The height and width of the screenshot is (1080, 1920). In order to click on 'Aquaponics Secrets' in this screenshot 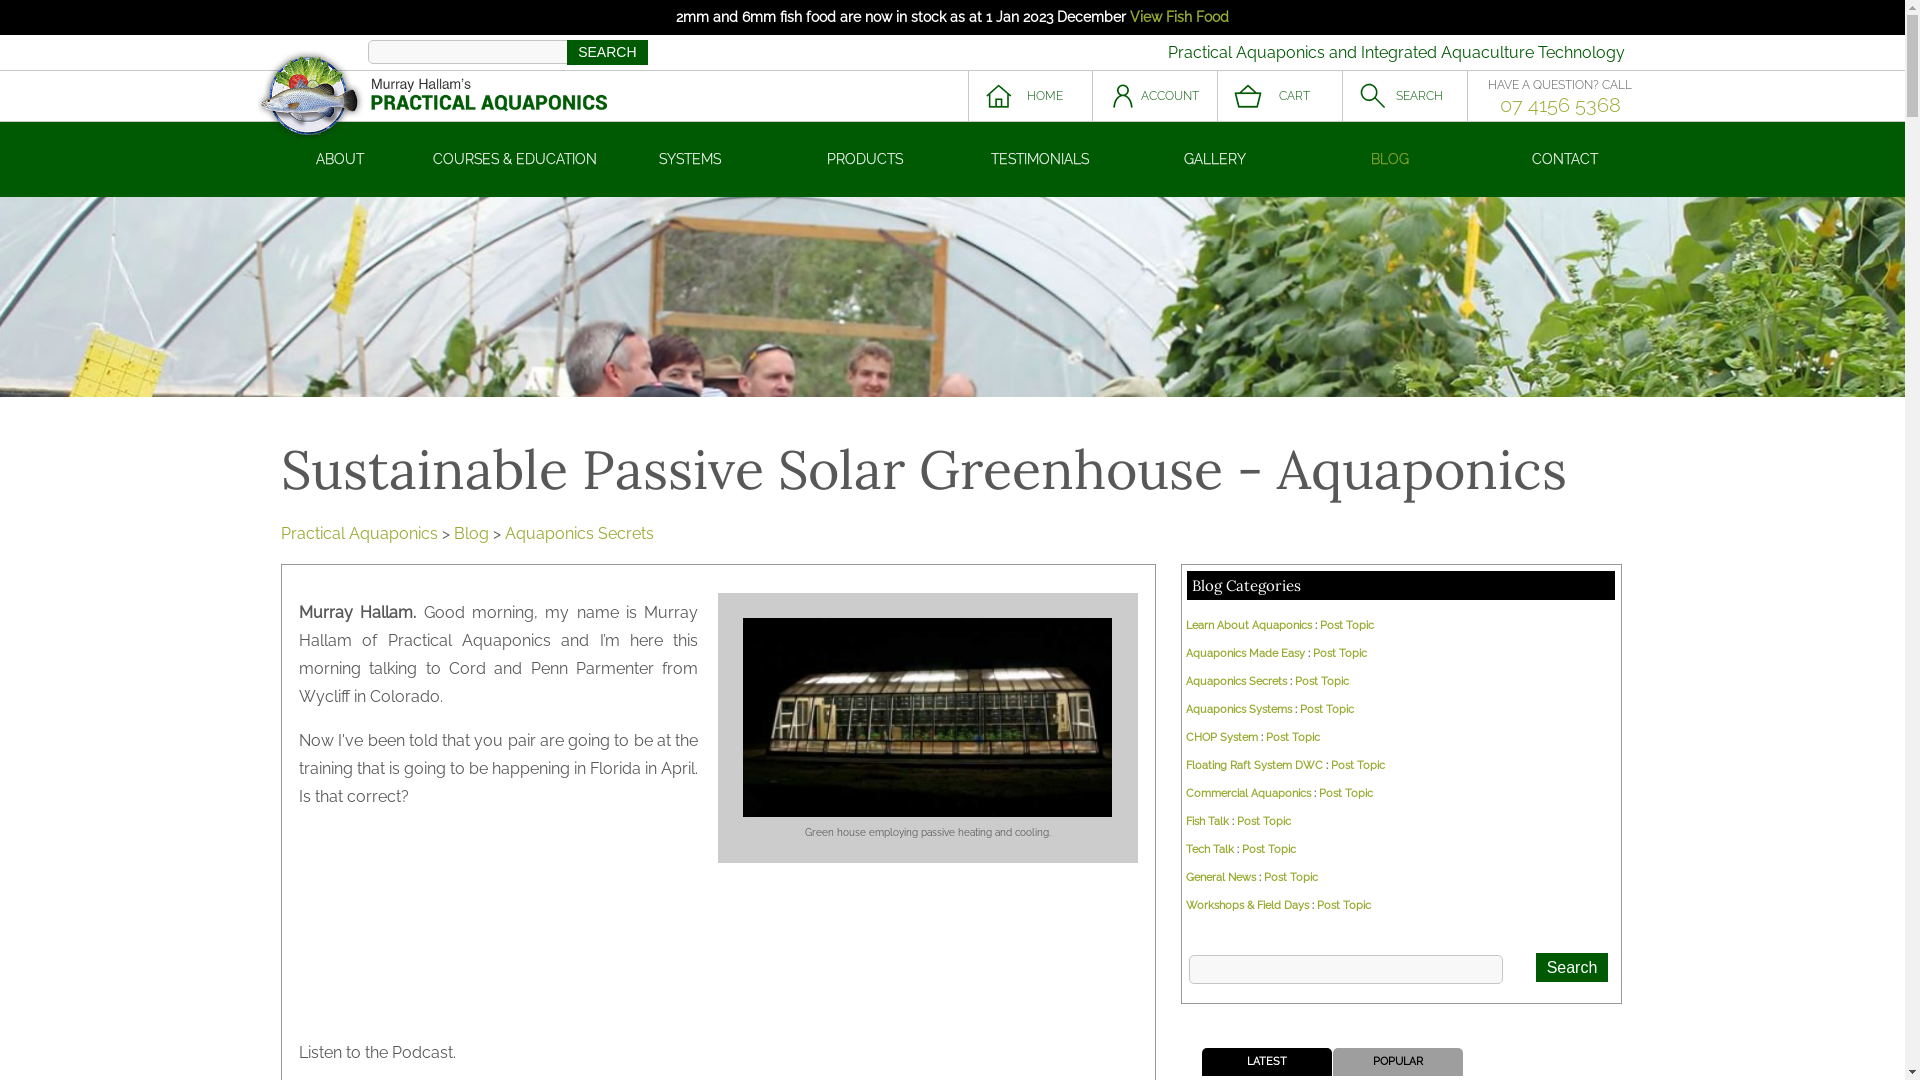, I will do `click(577, 532)`.